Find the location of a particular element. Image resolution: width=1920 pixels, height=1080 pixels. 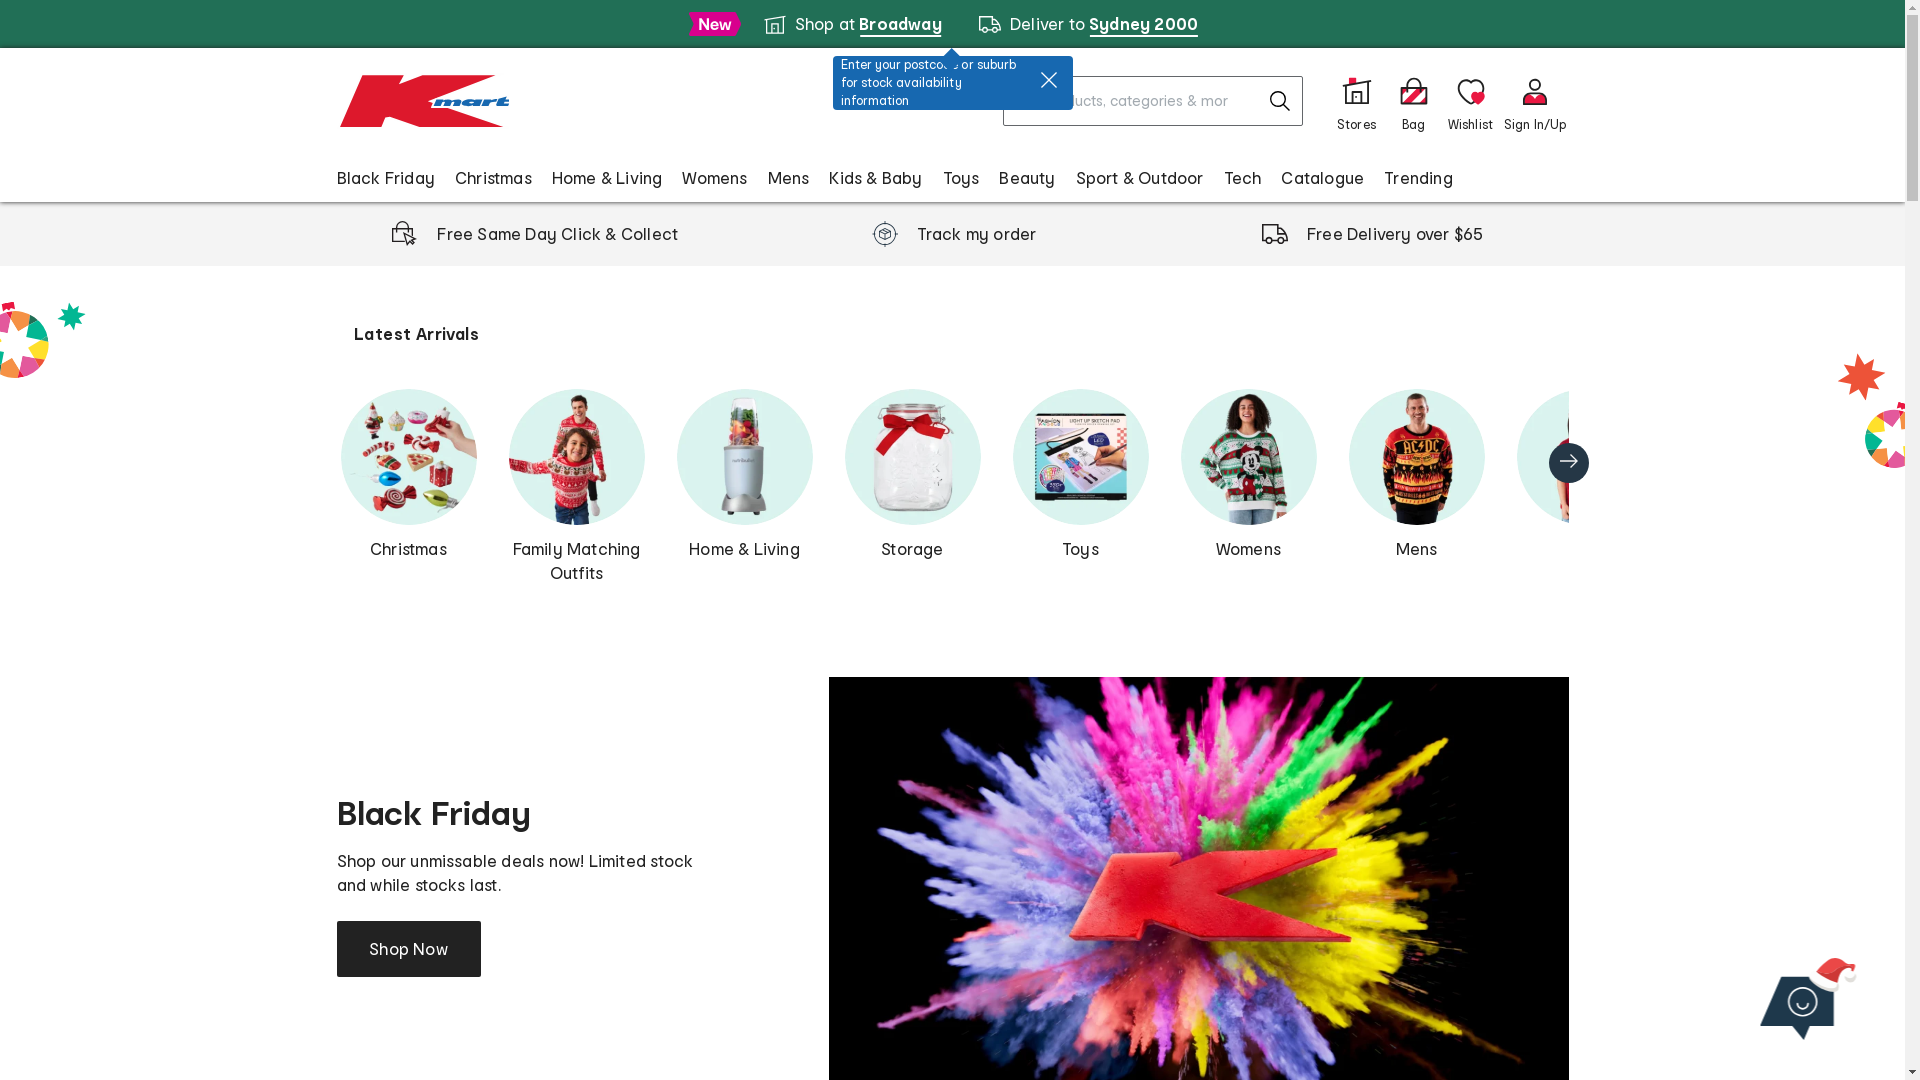

'Family Matching Outfits' is located at coordinates (504, 486).